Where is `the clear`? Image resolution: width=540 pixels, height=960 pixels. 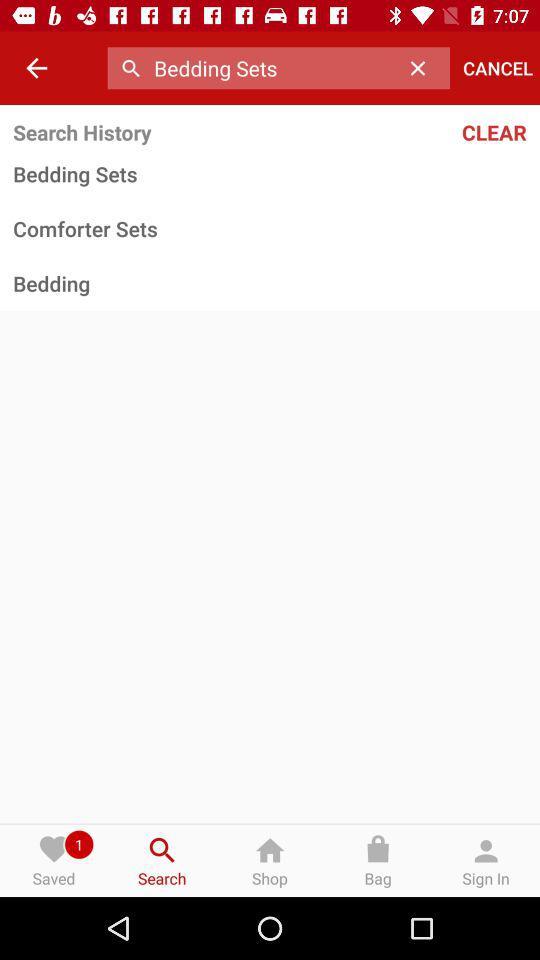
the clear is located at coordinates (449, 131).